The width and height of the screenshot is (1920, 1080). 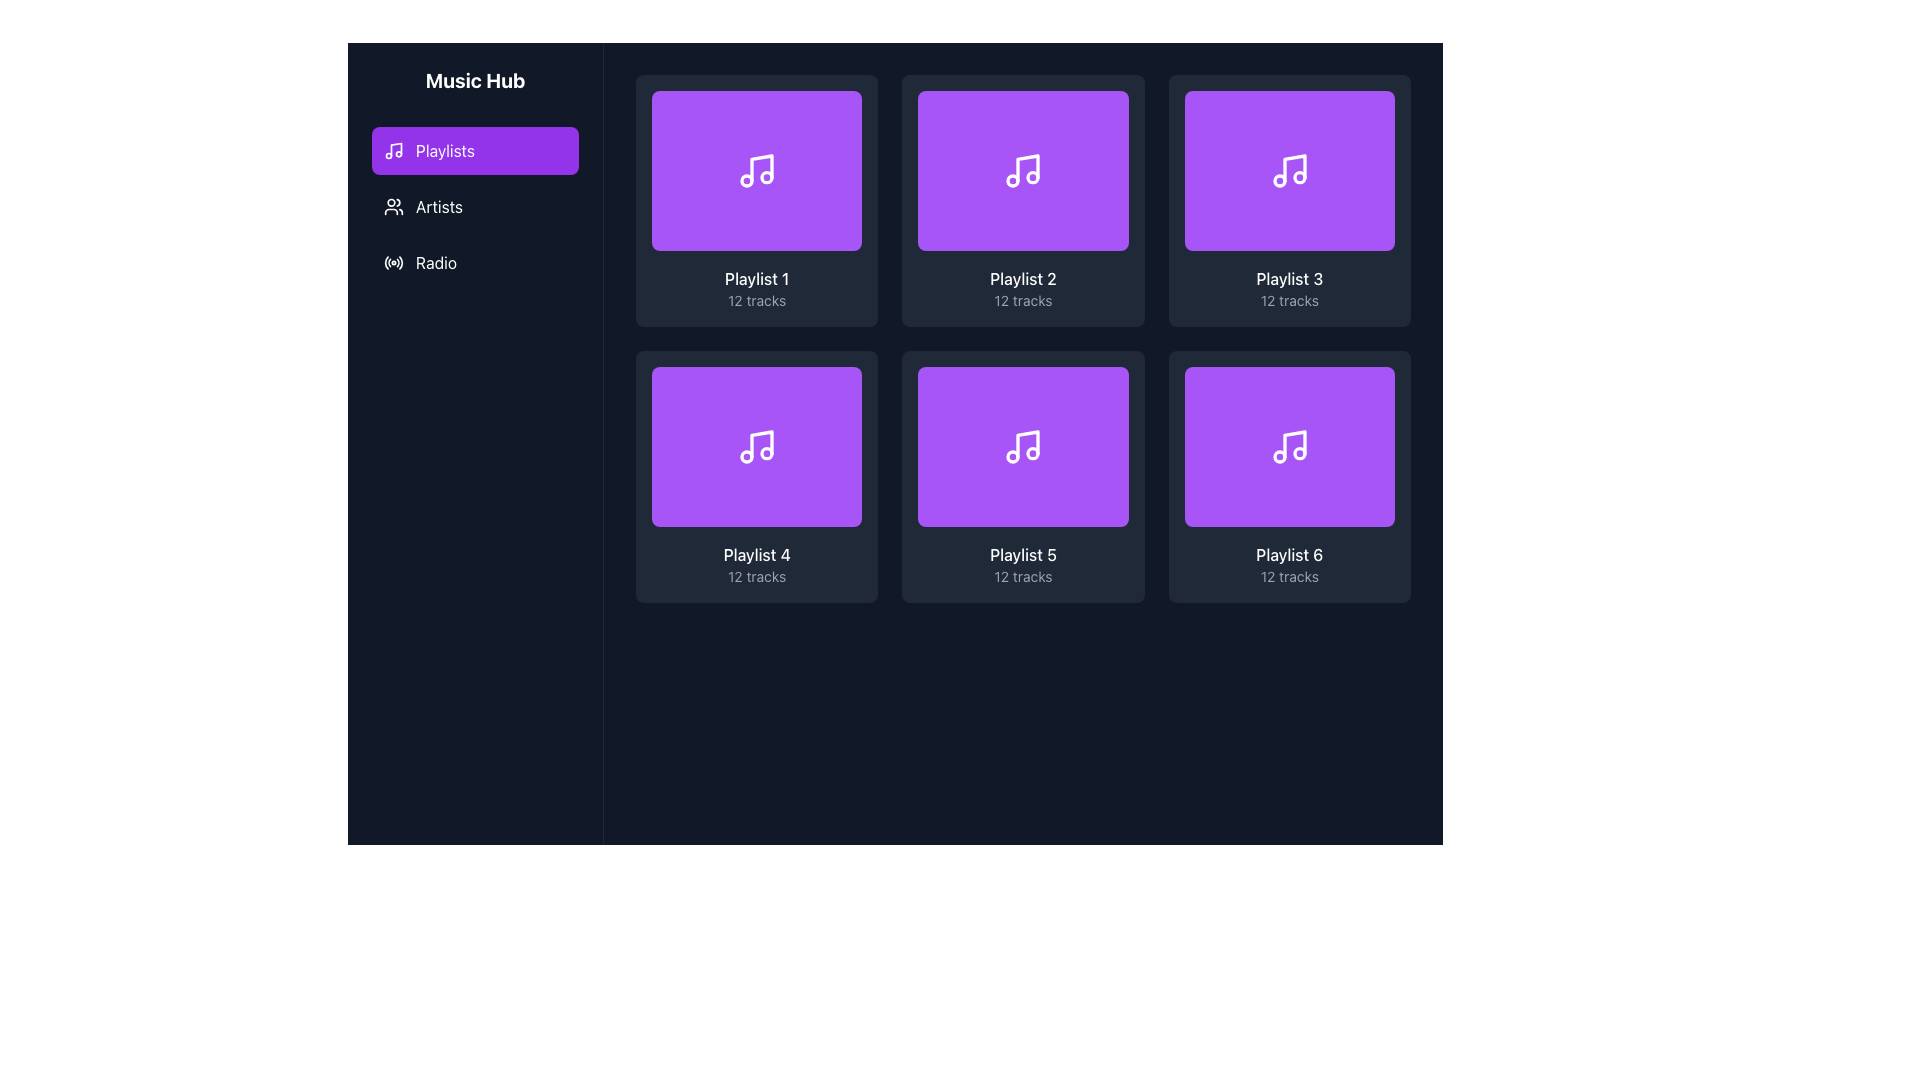 What do you see at coordinates (1294, 443) in the screenshot?
I see `the stylized musical note vector graphic inside the 'Playlist 6' card, which is located in the lower-right corner of the grid` at bounding box center [1294, 443].